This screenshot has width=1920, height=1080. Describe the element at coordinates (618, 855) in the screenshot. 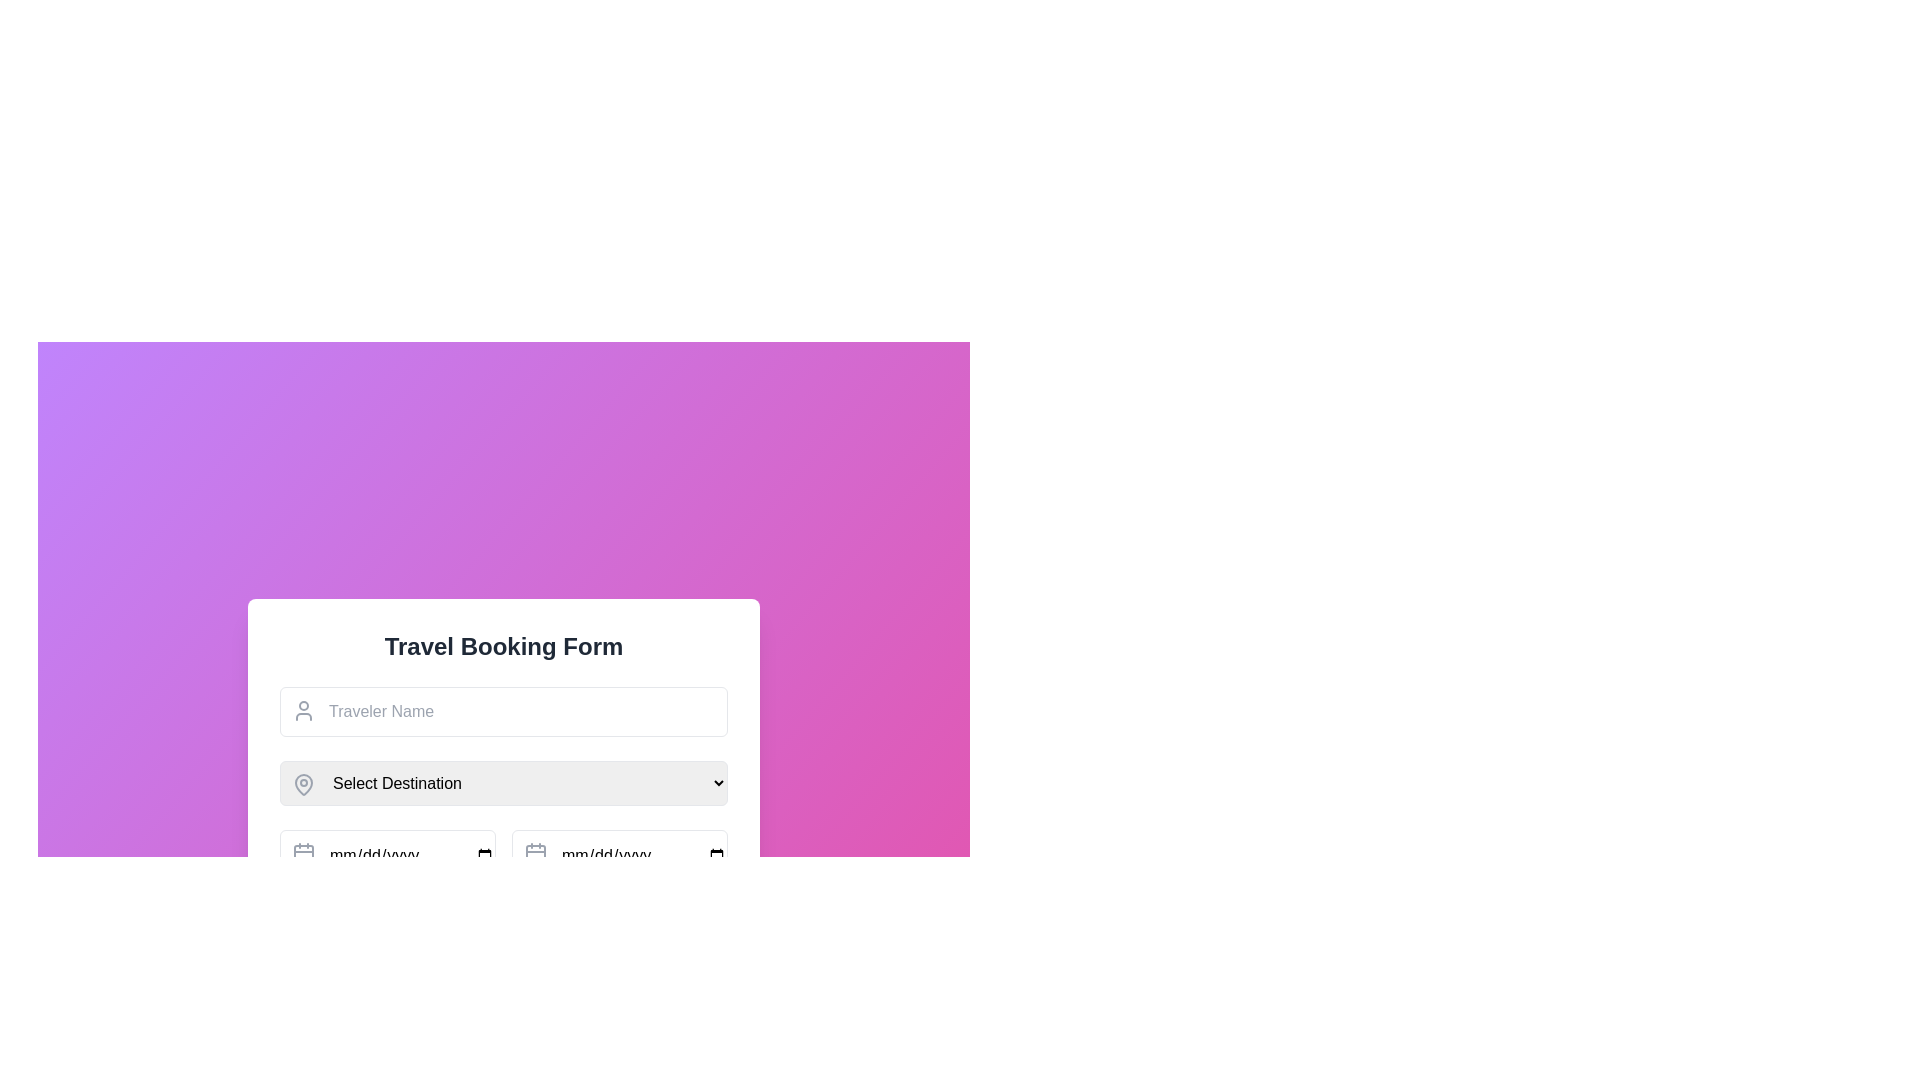

I see `the Date picker input field located in the bottom row of a two-column grid layout, aligned to the right column, which features placeholder text 'mm/dd/yyyy'` at that location.